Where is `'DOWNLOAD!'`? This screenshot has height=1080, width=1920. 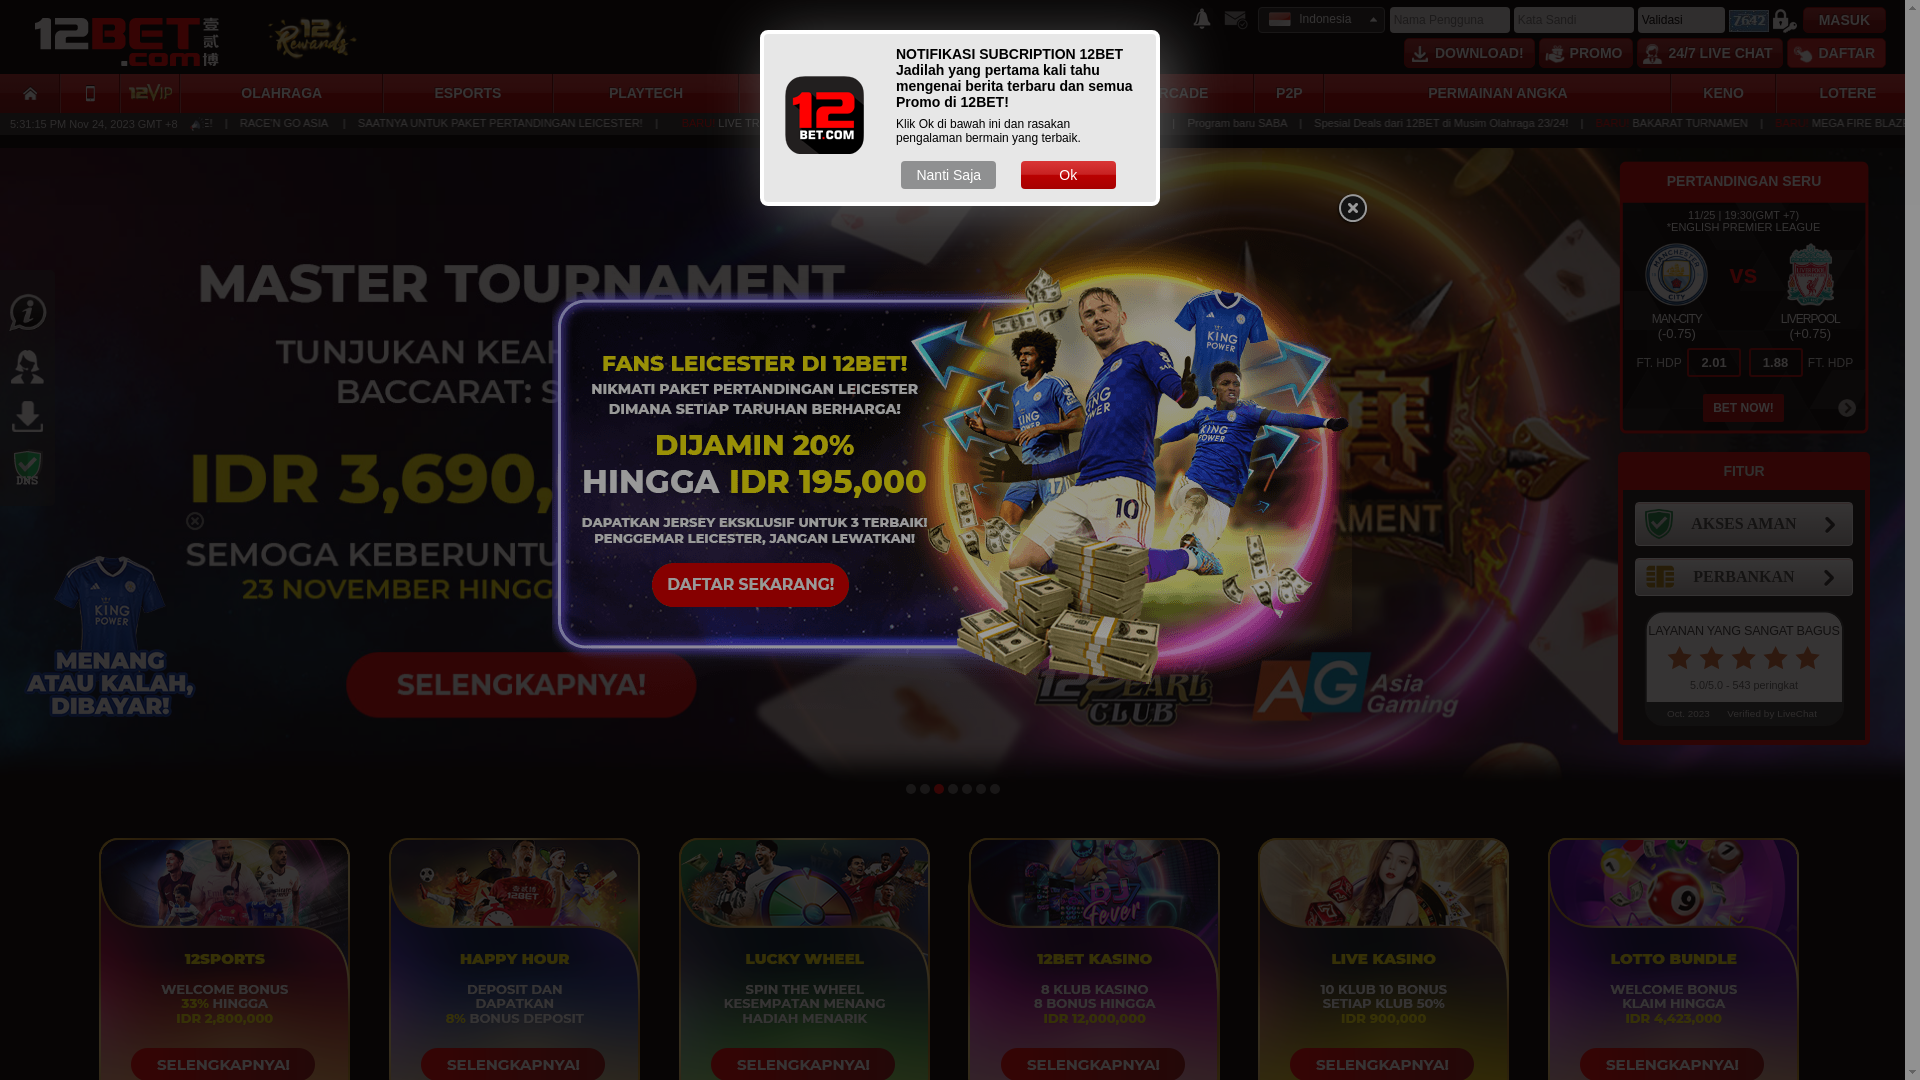
'DOWNLOAD!' is located at coordinates (1469, 52).